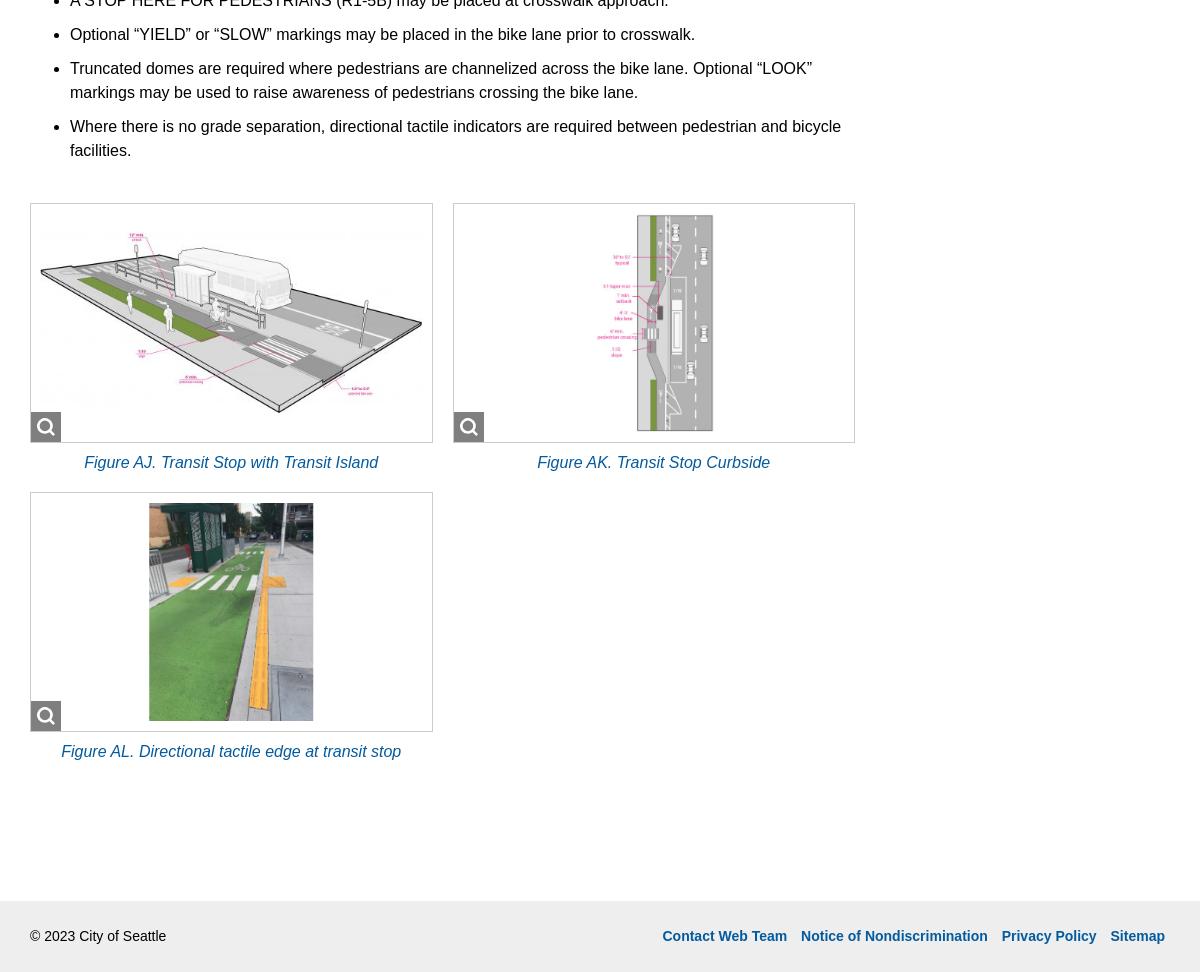 The height and width of the screenshot is (972, 1200). I want to click on 'Figure AJ. Transit Stop with Transit Island', so click(230, 460).